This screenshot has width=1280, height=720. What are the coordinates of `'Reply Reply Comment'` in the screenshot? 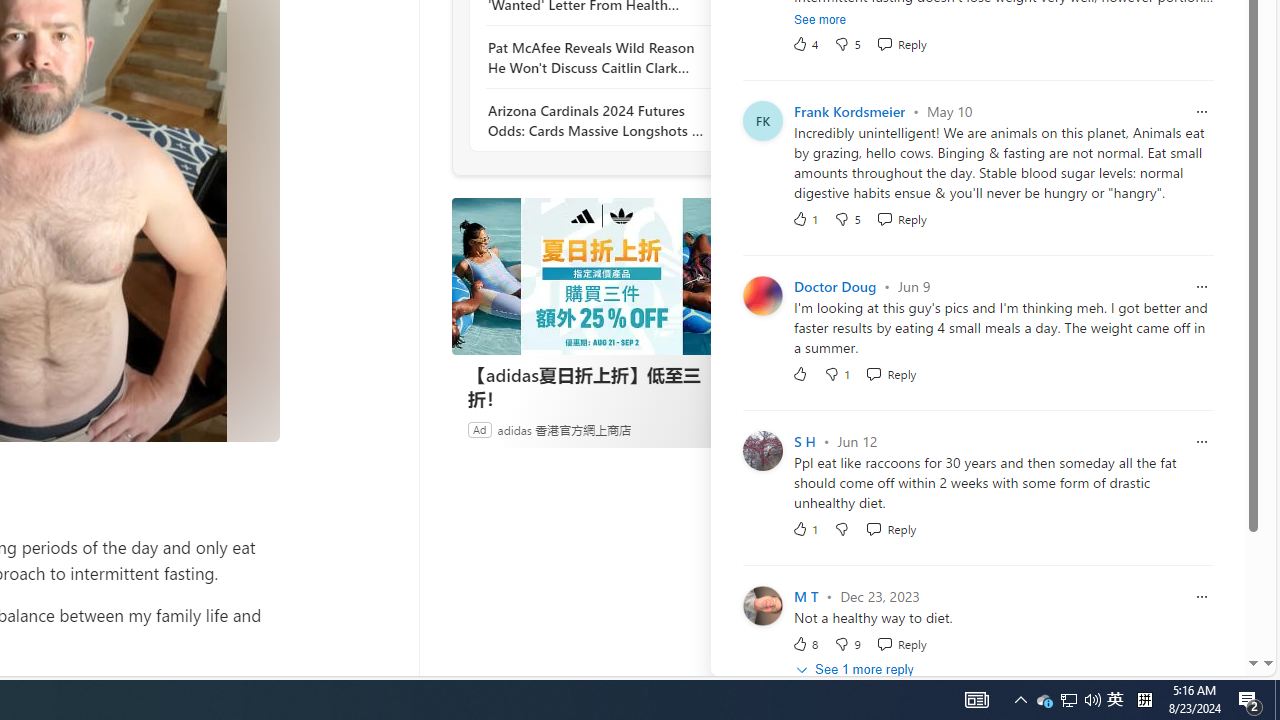 It's located at (900, 643).